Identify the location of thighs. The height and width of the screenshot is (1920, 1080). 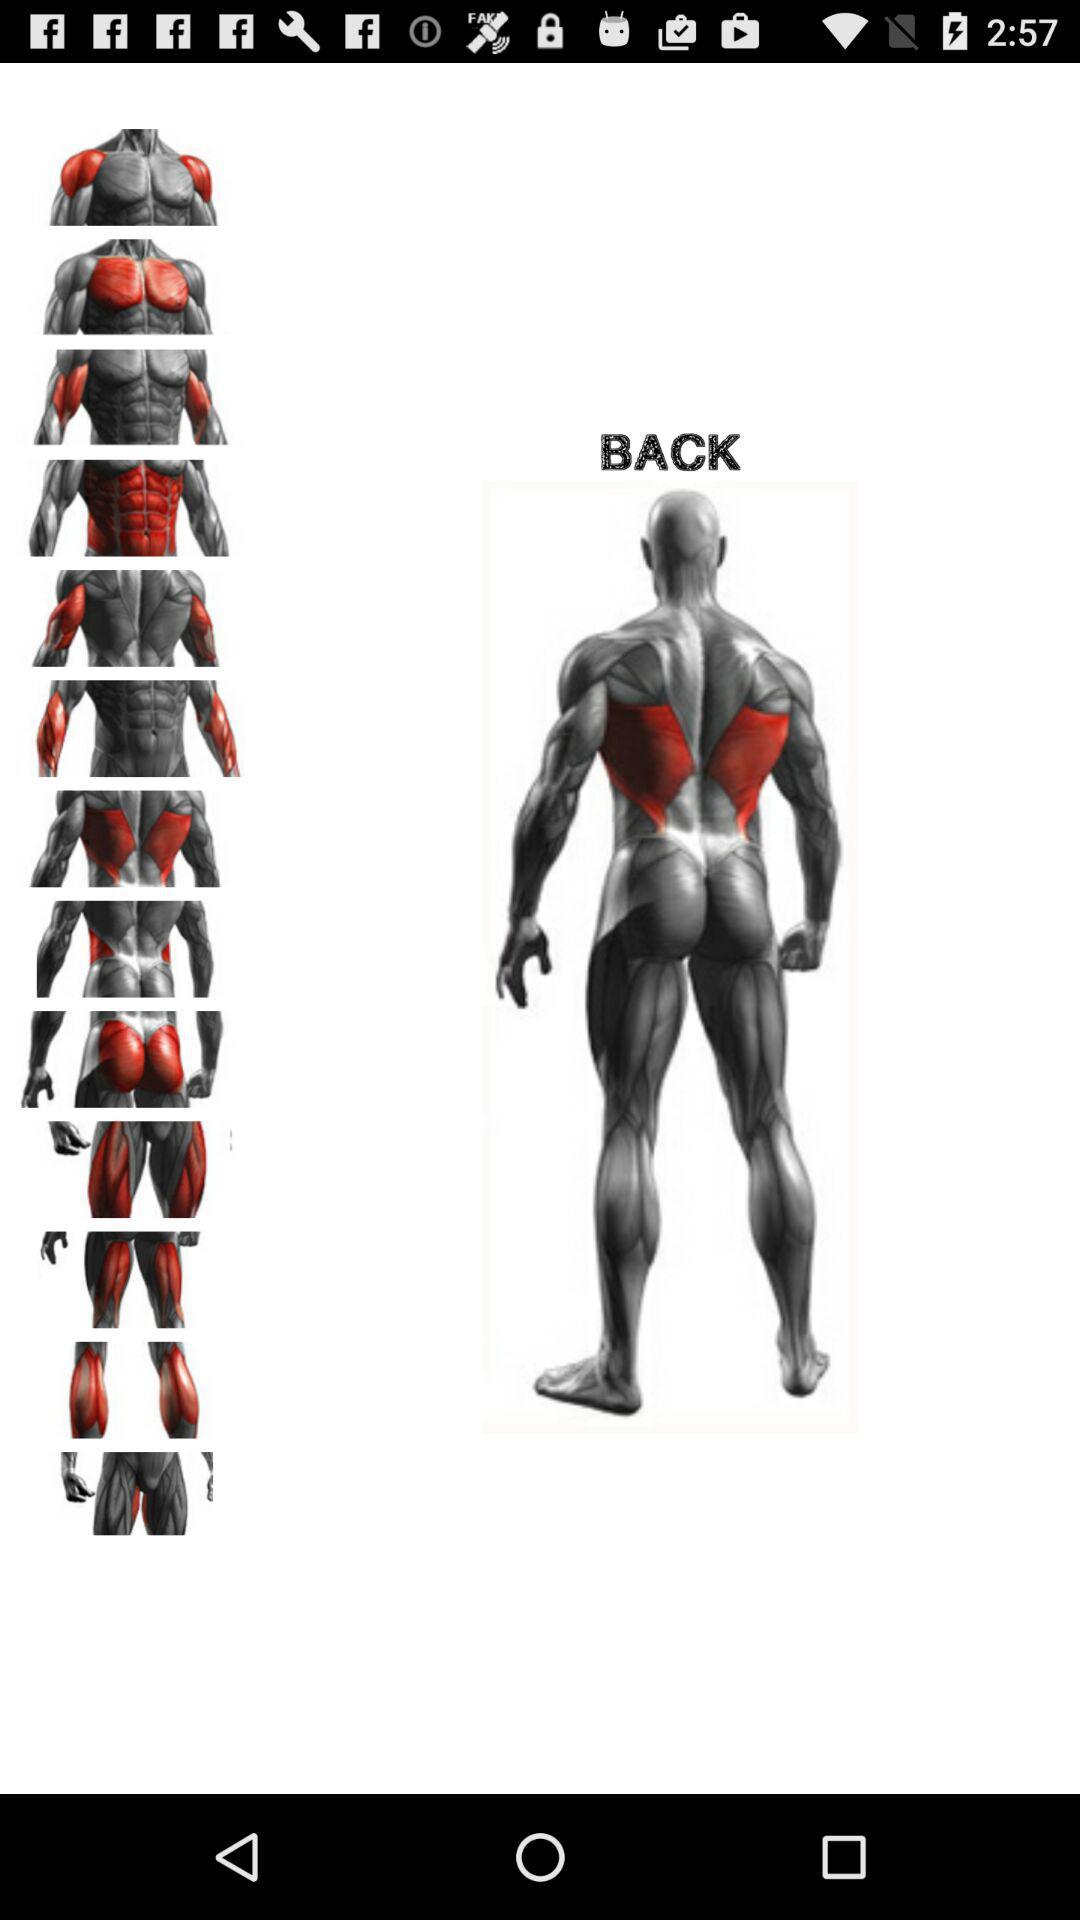
(131, 1272).